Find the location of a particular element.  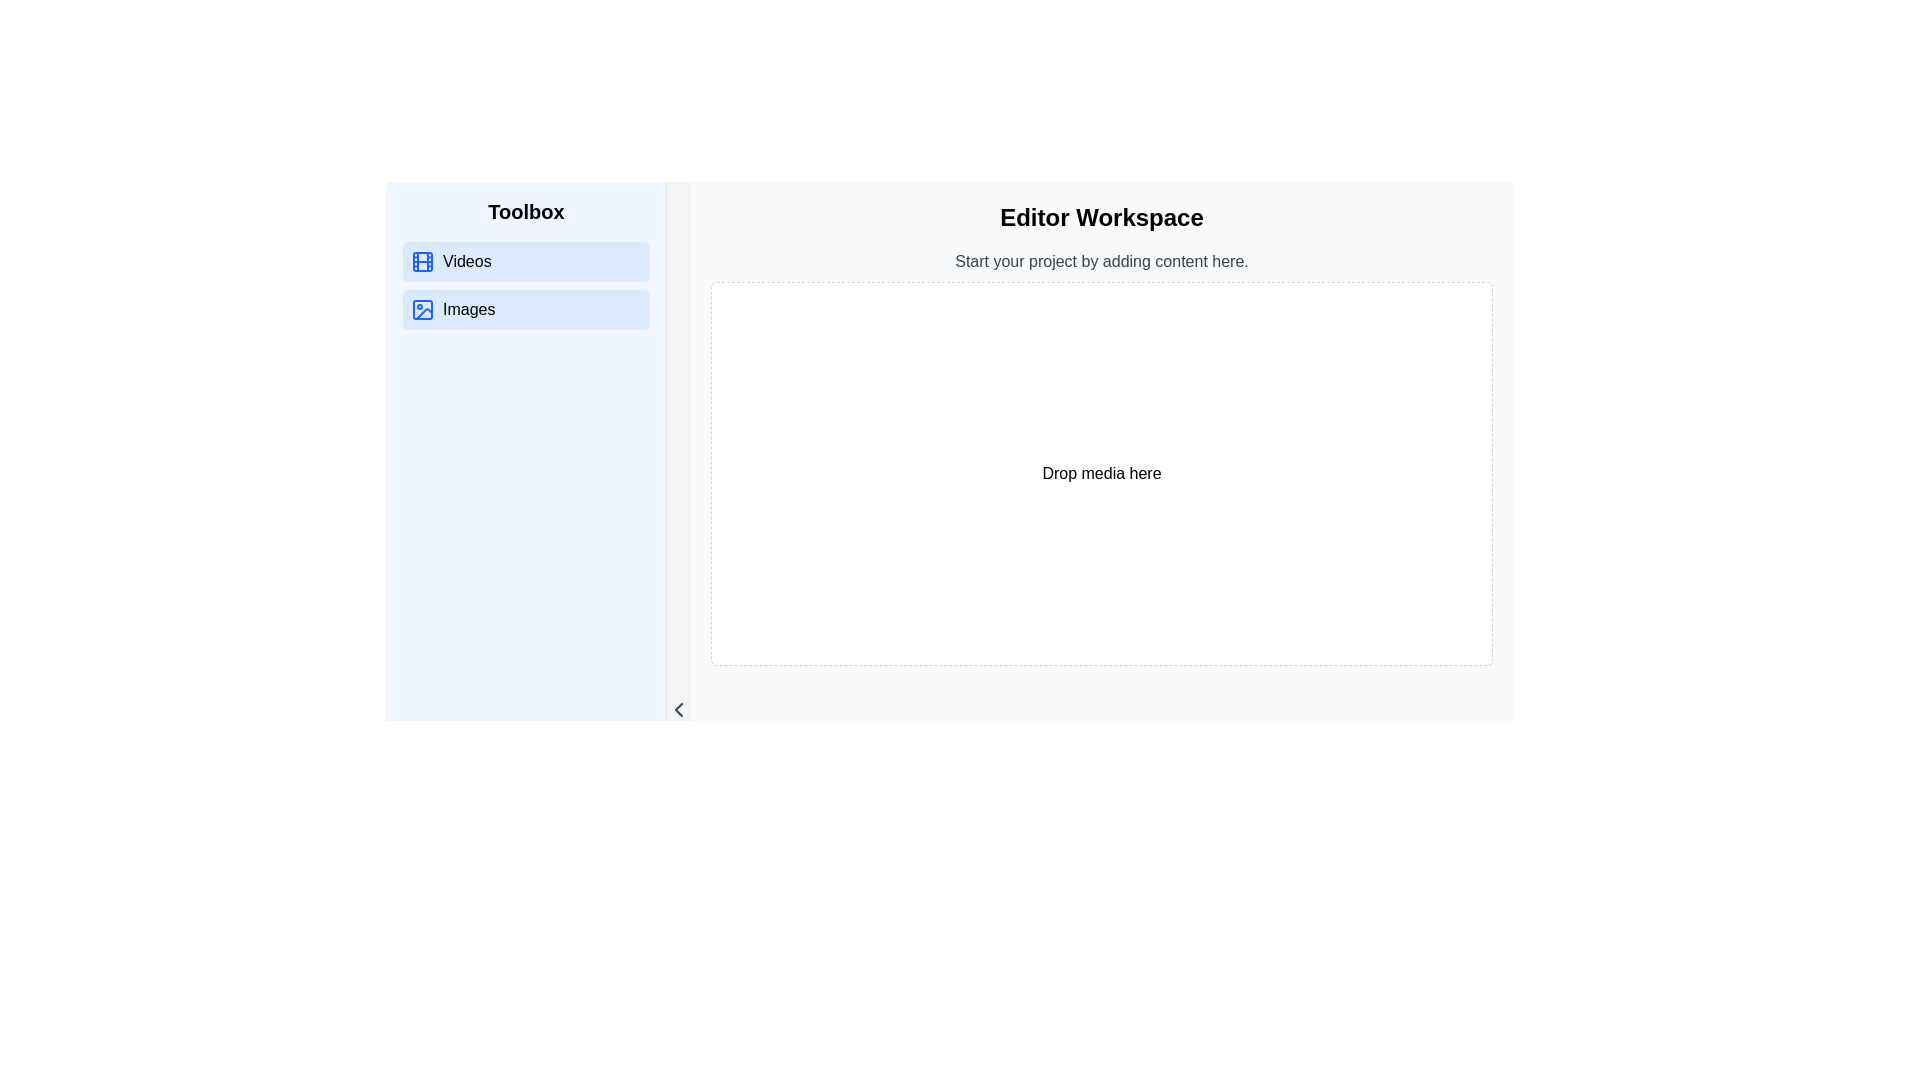

the 'Images' button located in the left sidebar under the 'Toolbox', which is the second button below the 'Videos' button, to trigger hover effects is located at coordinates (526, 309).